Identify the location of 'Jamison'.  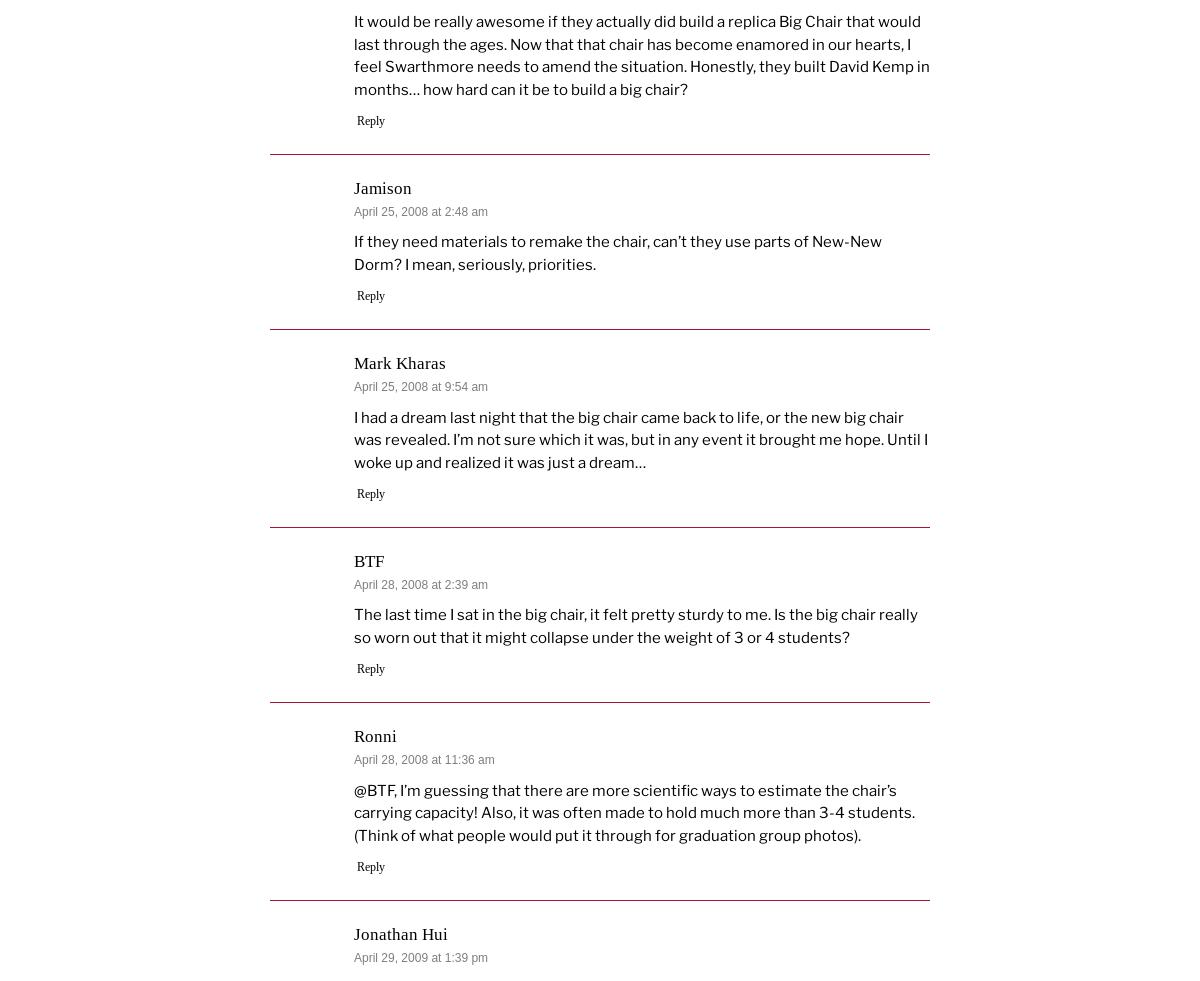
(383, 187).